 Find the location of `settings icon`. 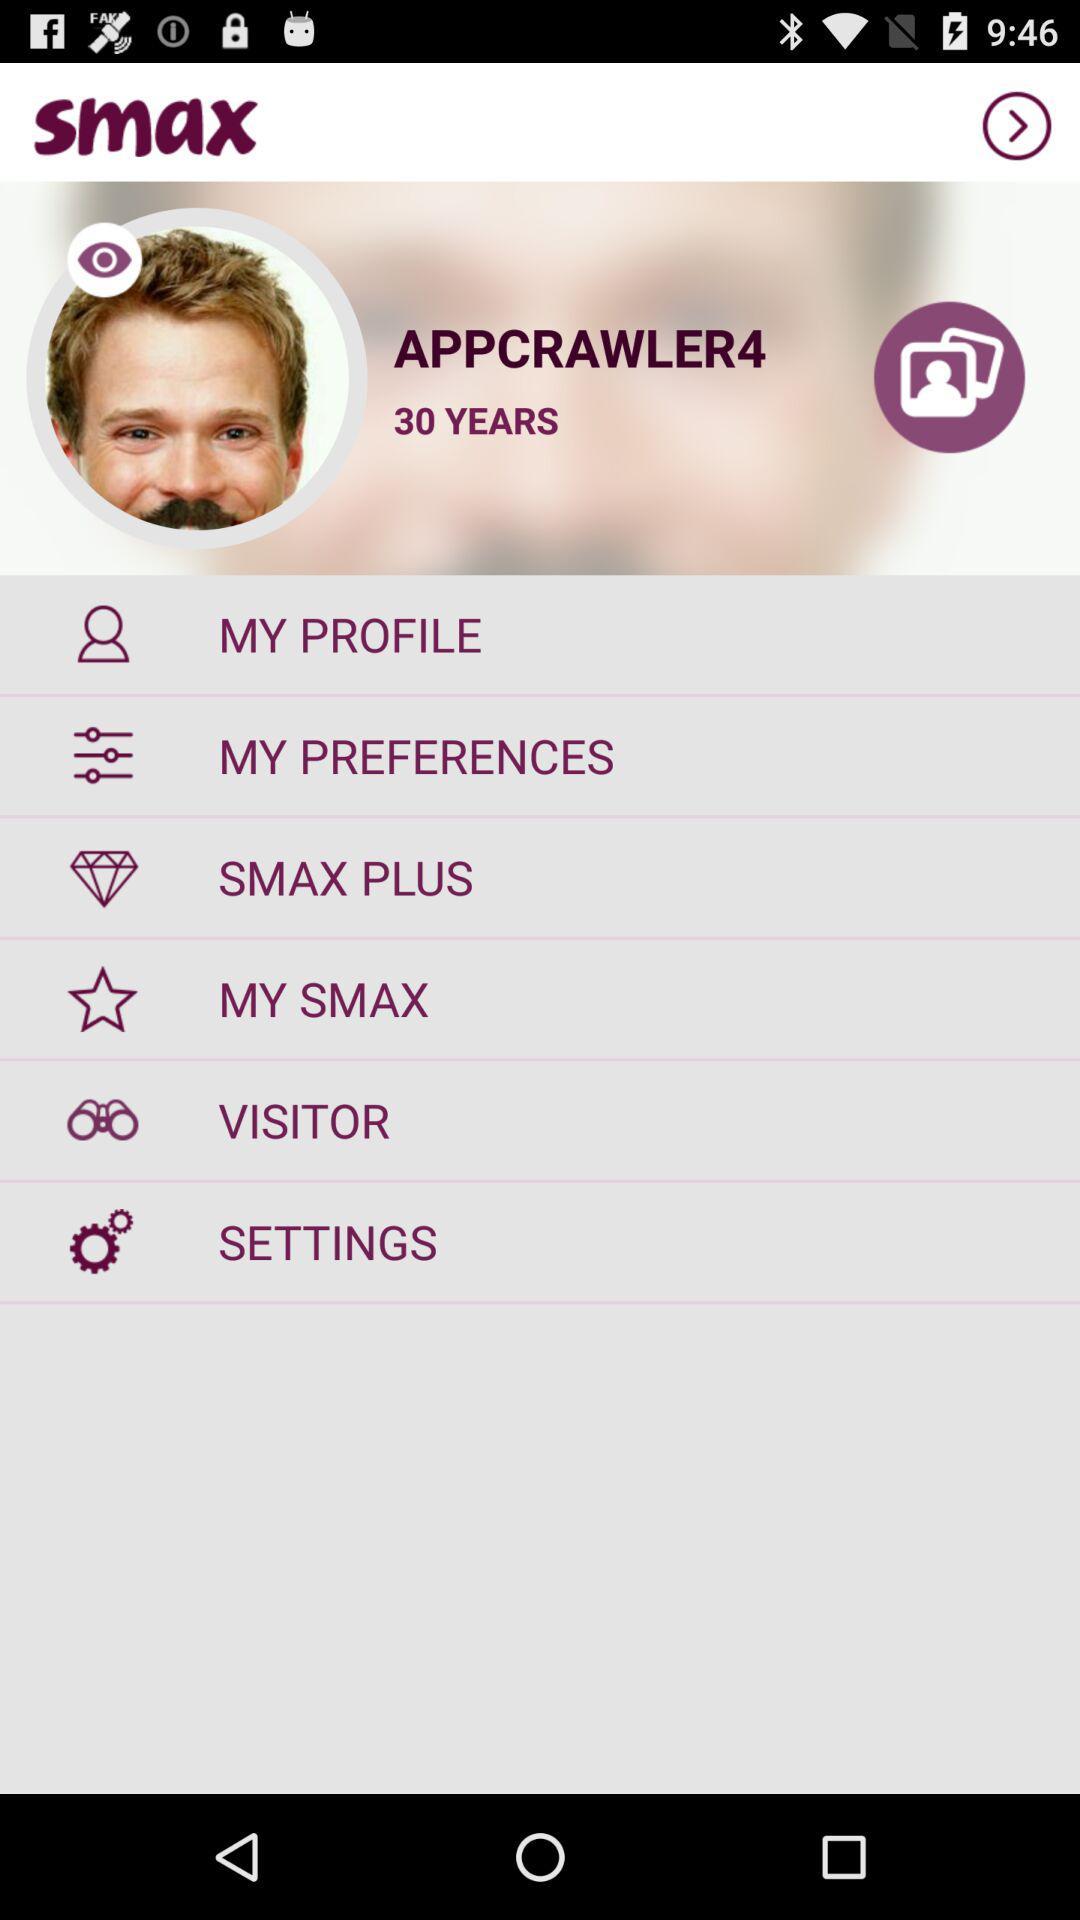

settings icon is located at coordinates (540, 1241).